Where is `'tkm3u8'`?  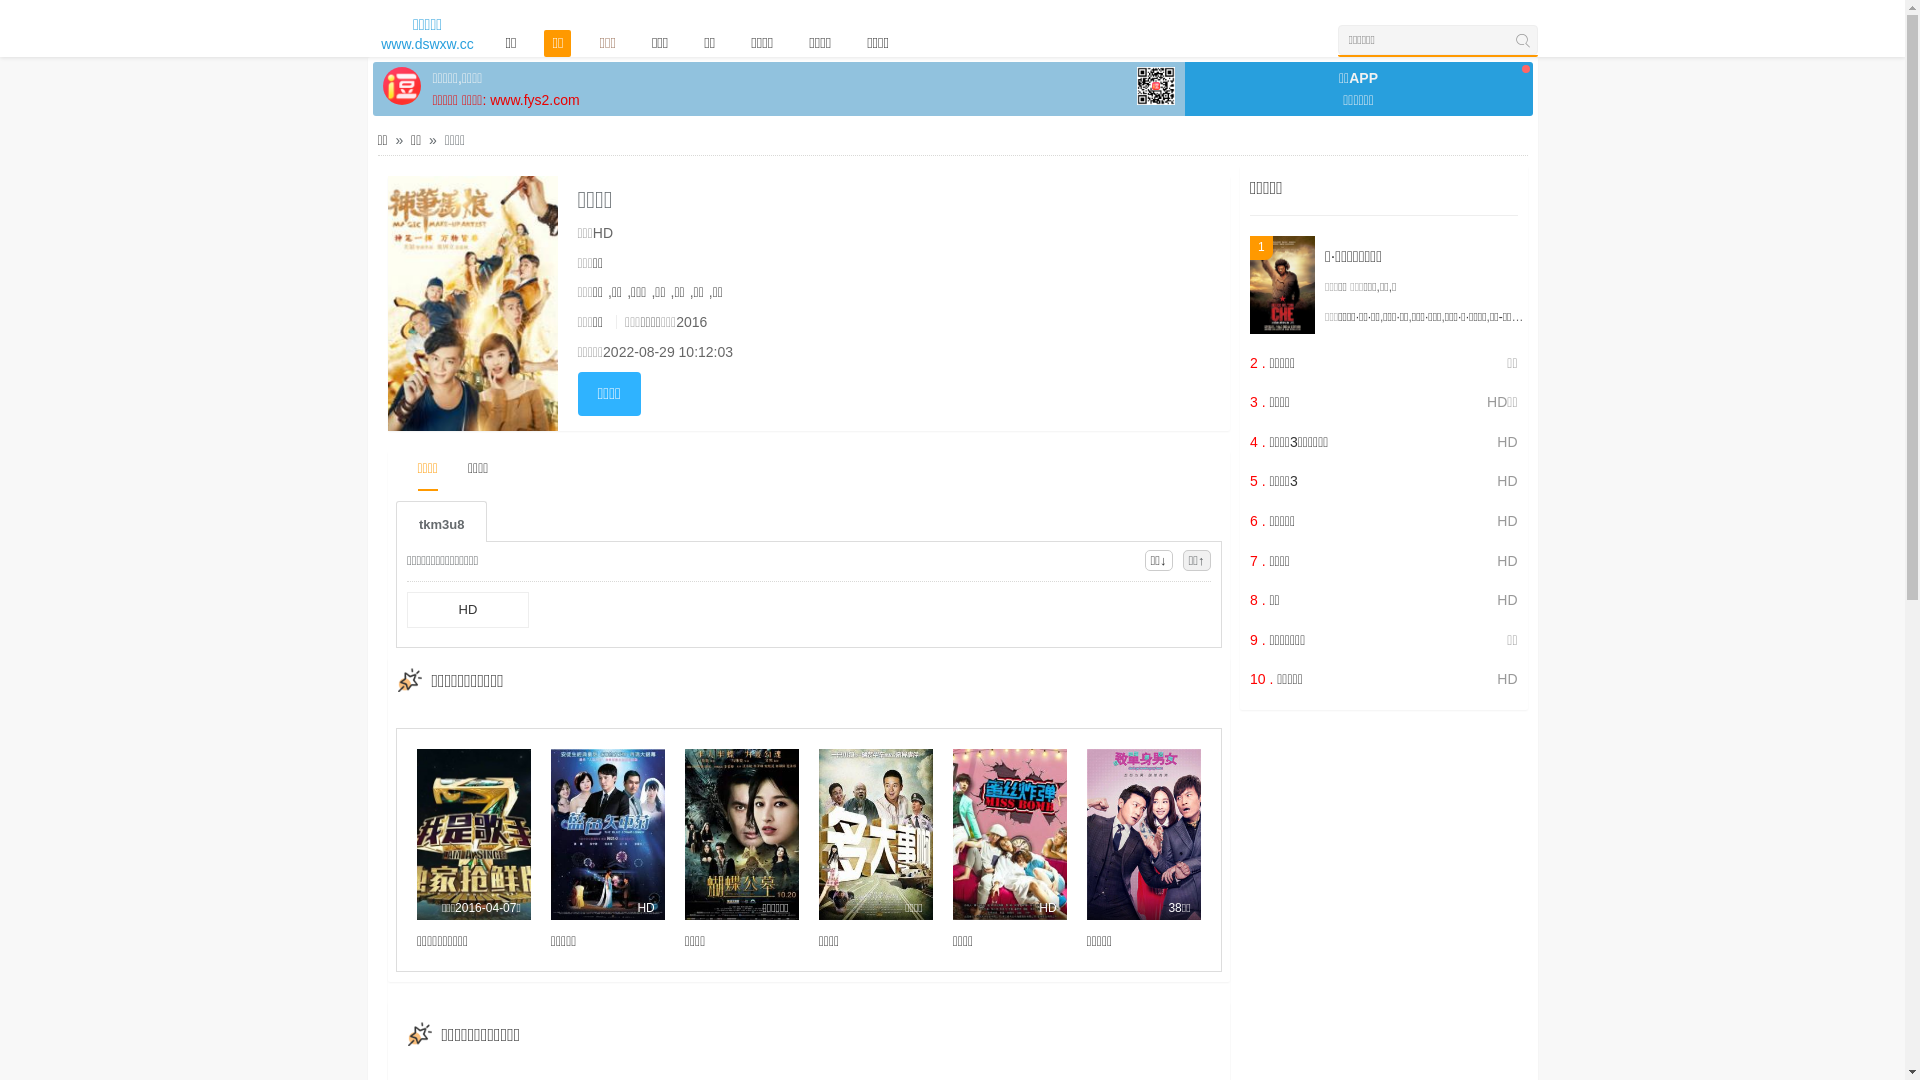 'tkm3u8' is located at coordinates (395, 520).